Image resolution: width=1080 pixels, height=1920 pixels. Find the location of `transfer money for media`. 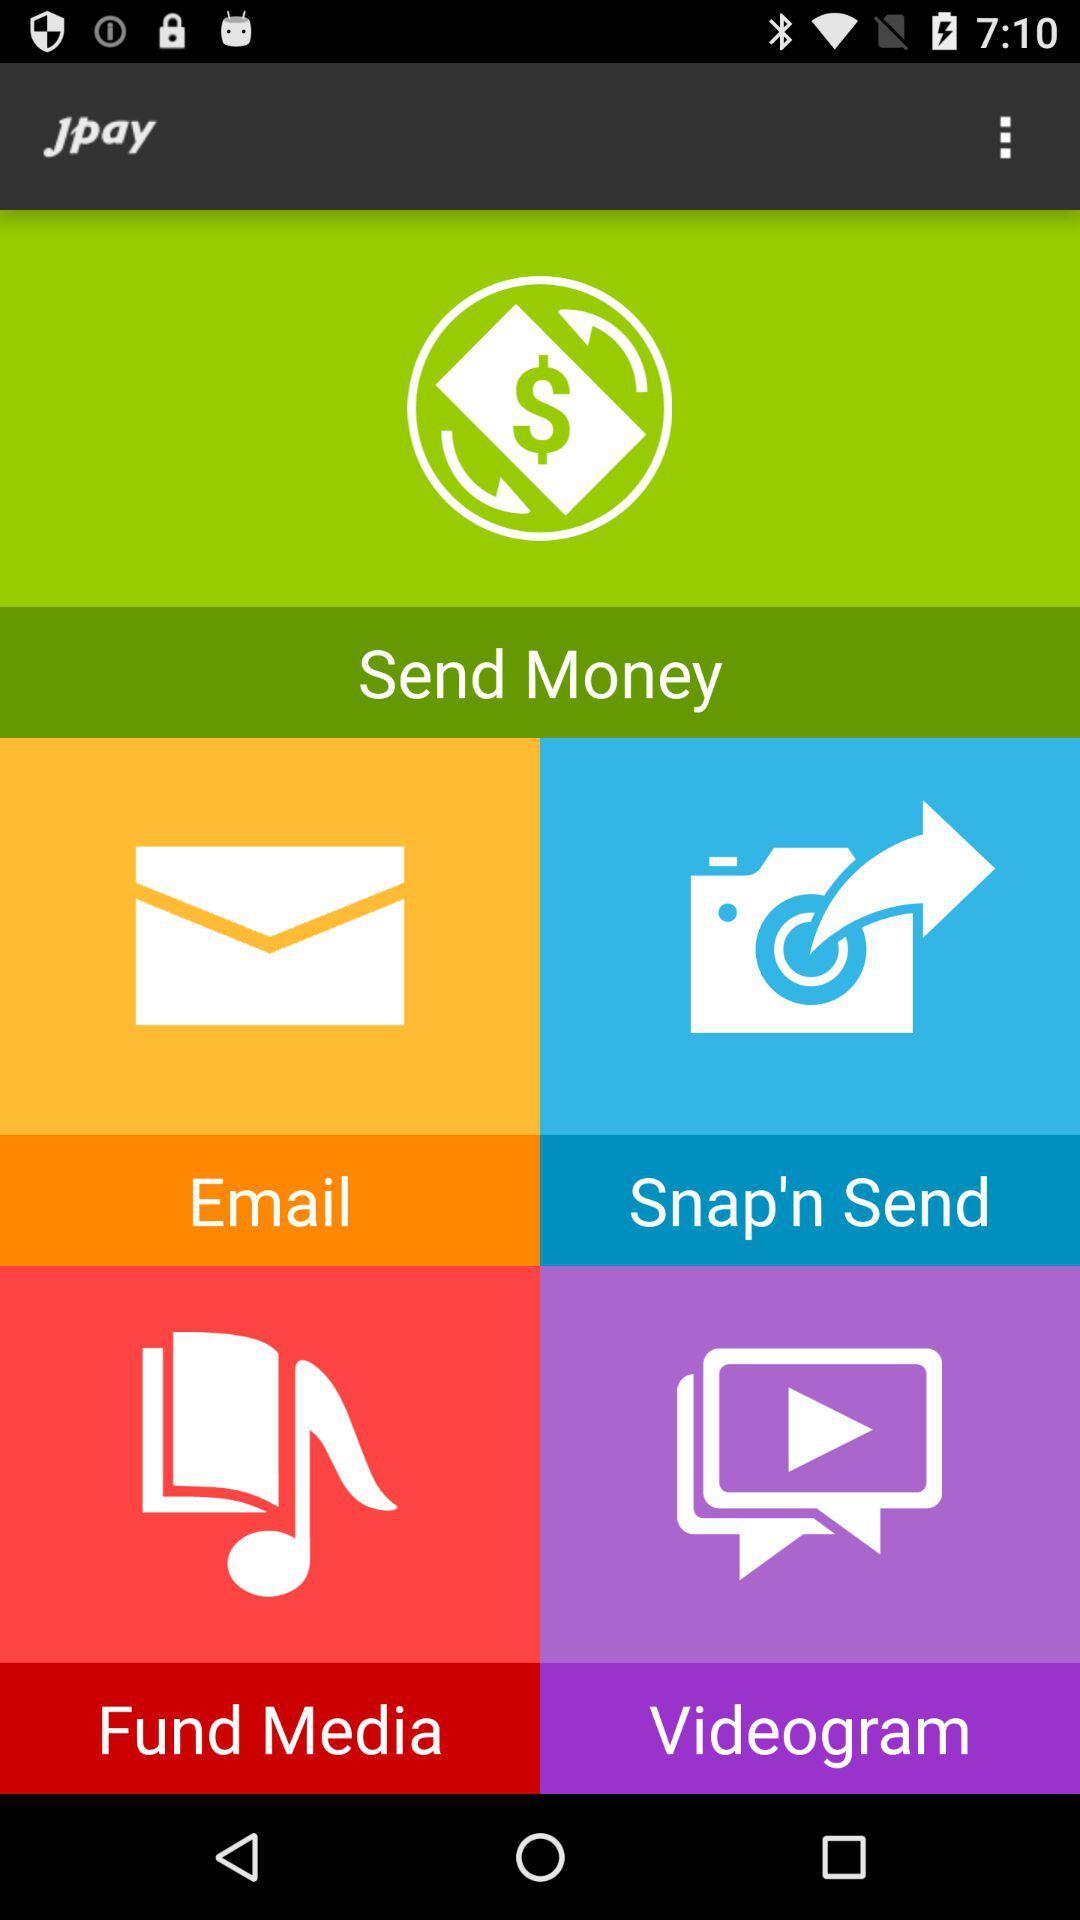

transfer money for media is located at coordinates (270, 1529).